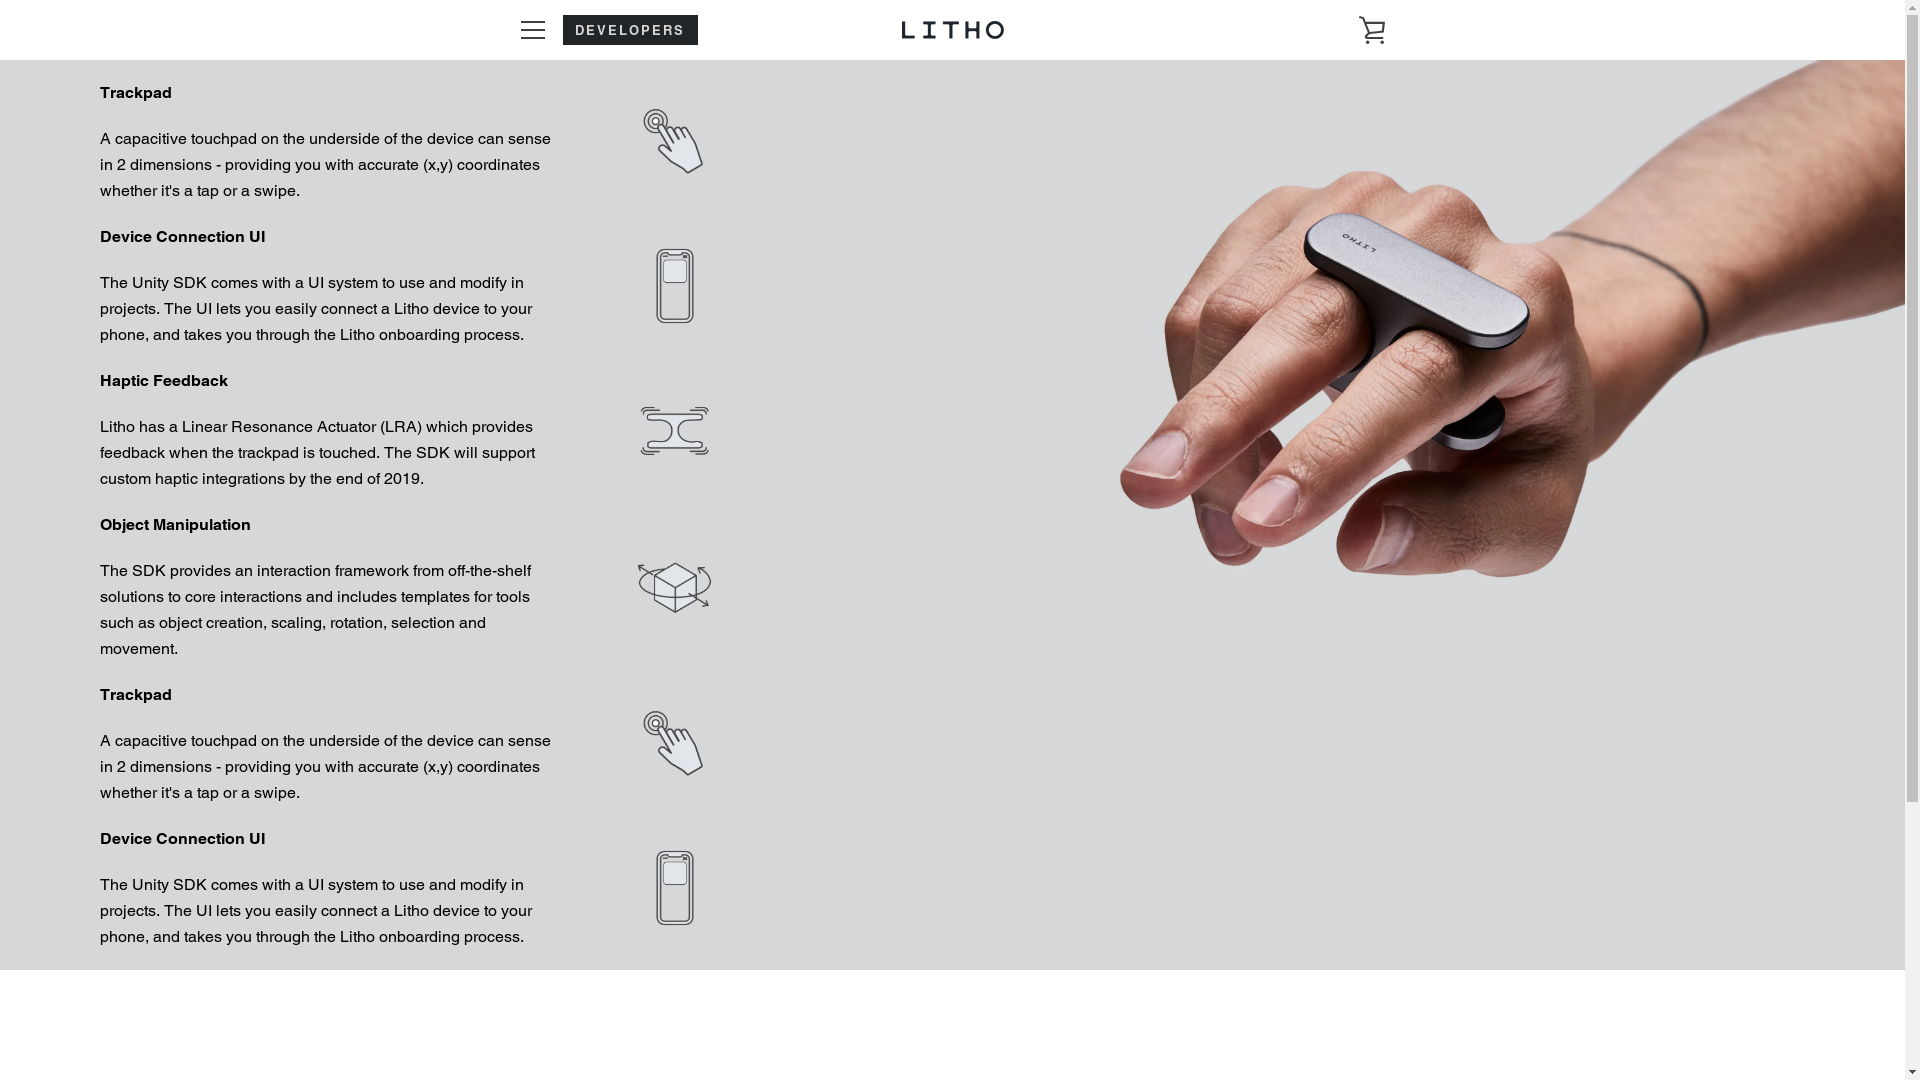 This screenshot has height=1080, width=1920. I want to click on 'VIEW CART', so click(1371, 30).